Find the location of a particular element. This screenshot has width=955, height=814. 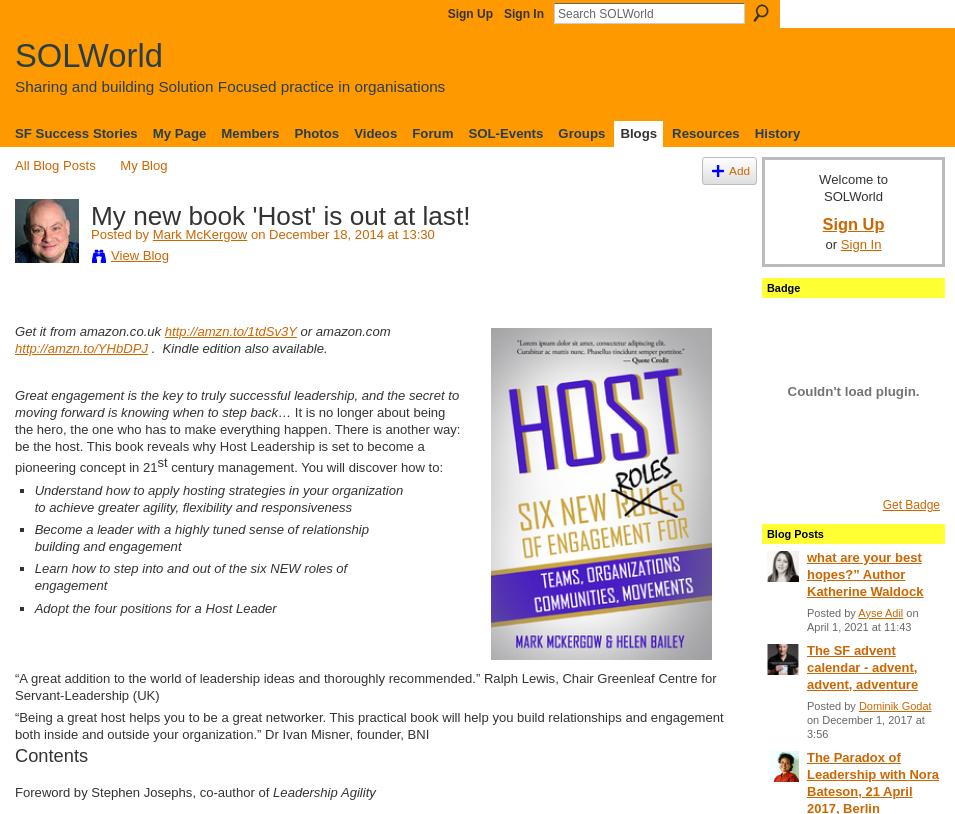

'Badge' is located at coordinates (765, 287).